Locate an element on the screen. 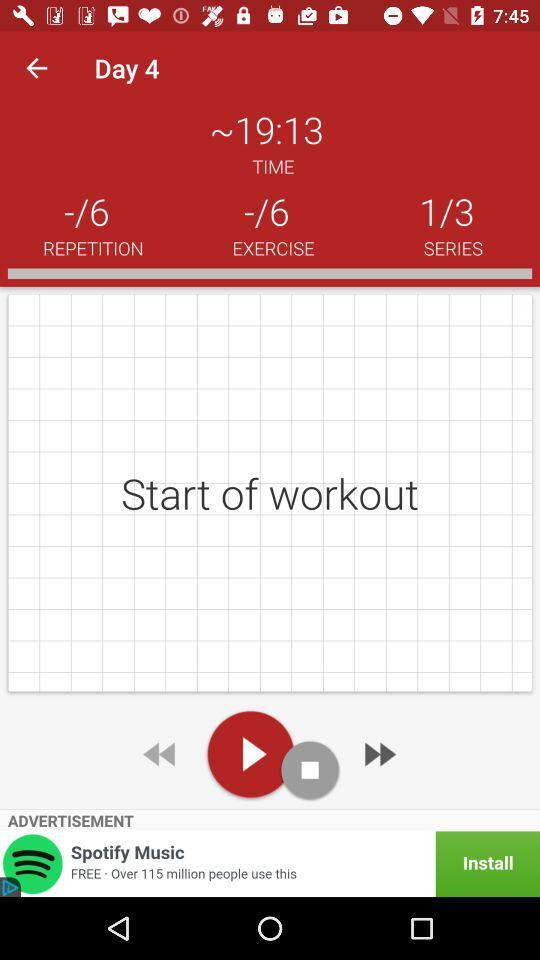 The height and width of the screenshot is (960, 540). the icon above the ~19:13 item is located at coordinates (36, 68).